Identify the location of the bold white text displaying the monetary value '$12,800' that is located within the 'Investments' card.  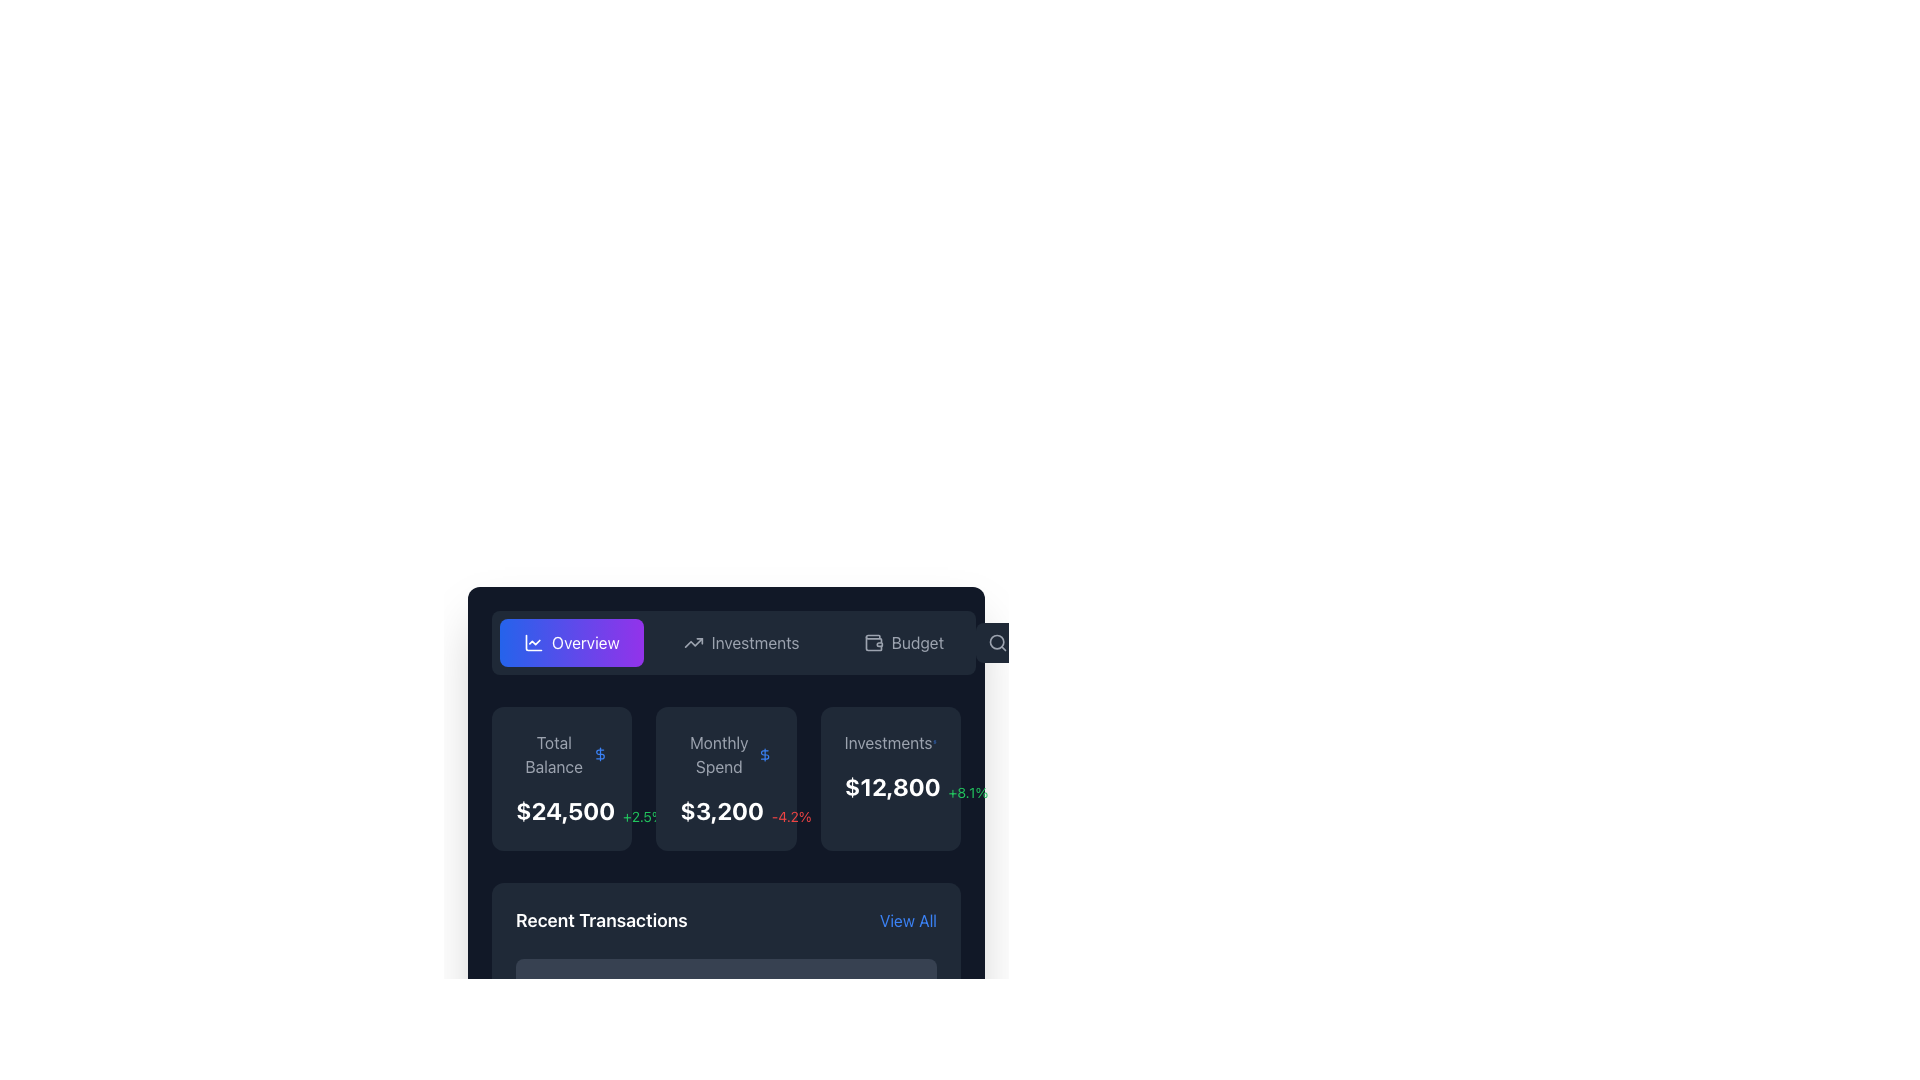
(889, 785).